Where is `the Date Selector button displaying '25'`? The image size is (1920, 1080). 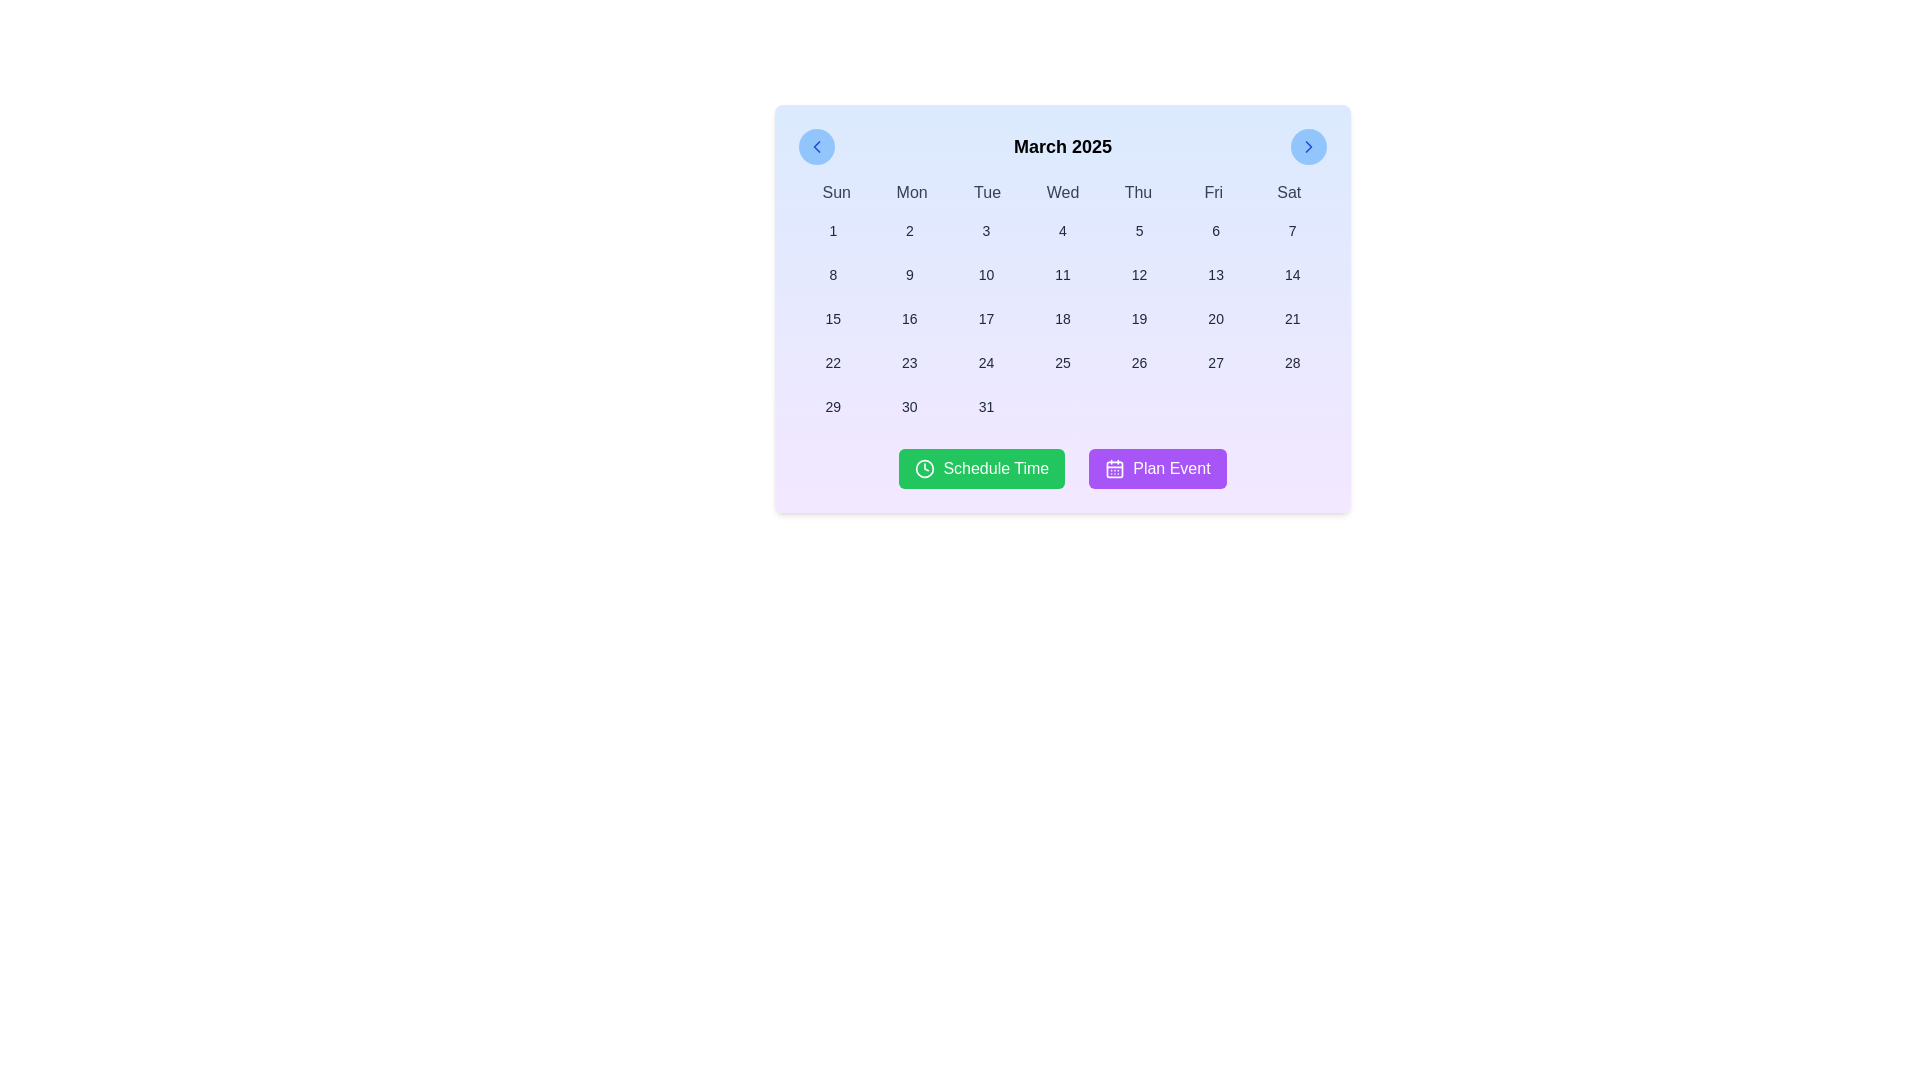 the Date Selector button displaying '25' is located at coordinates (1061, 362).